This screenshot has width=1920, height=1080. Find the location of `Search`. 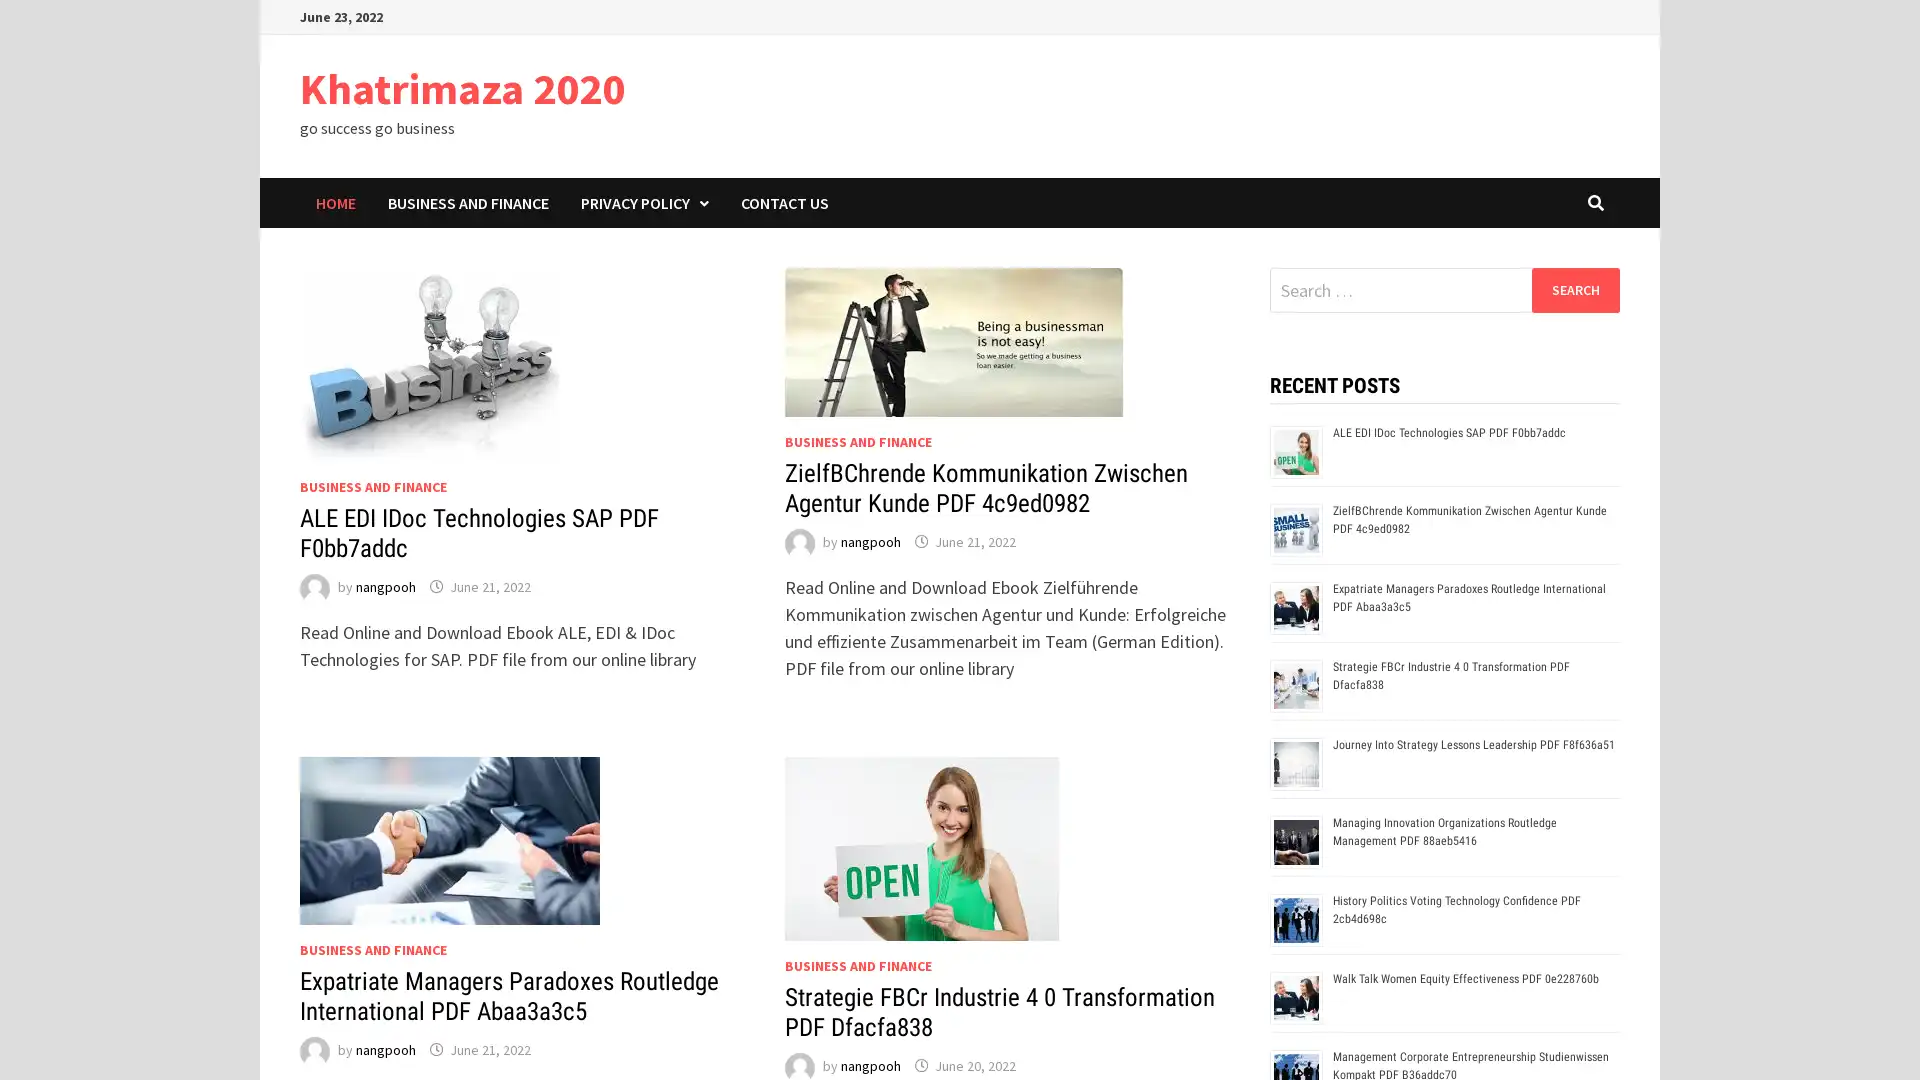

Search is located at coordinates (1574, 289).